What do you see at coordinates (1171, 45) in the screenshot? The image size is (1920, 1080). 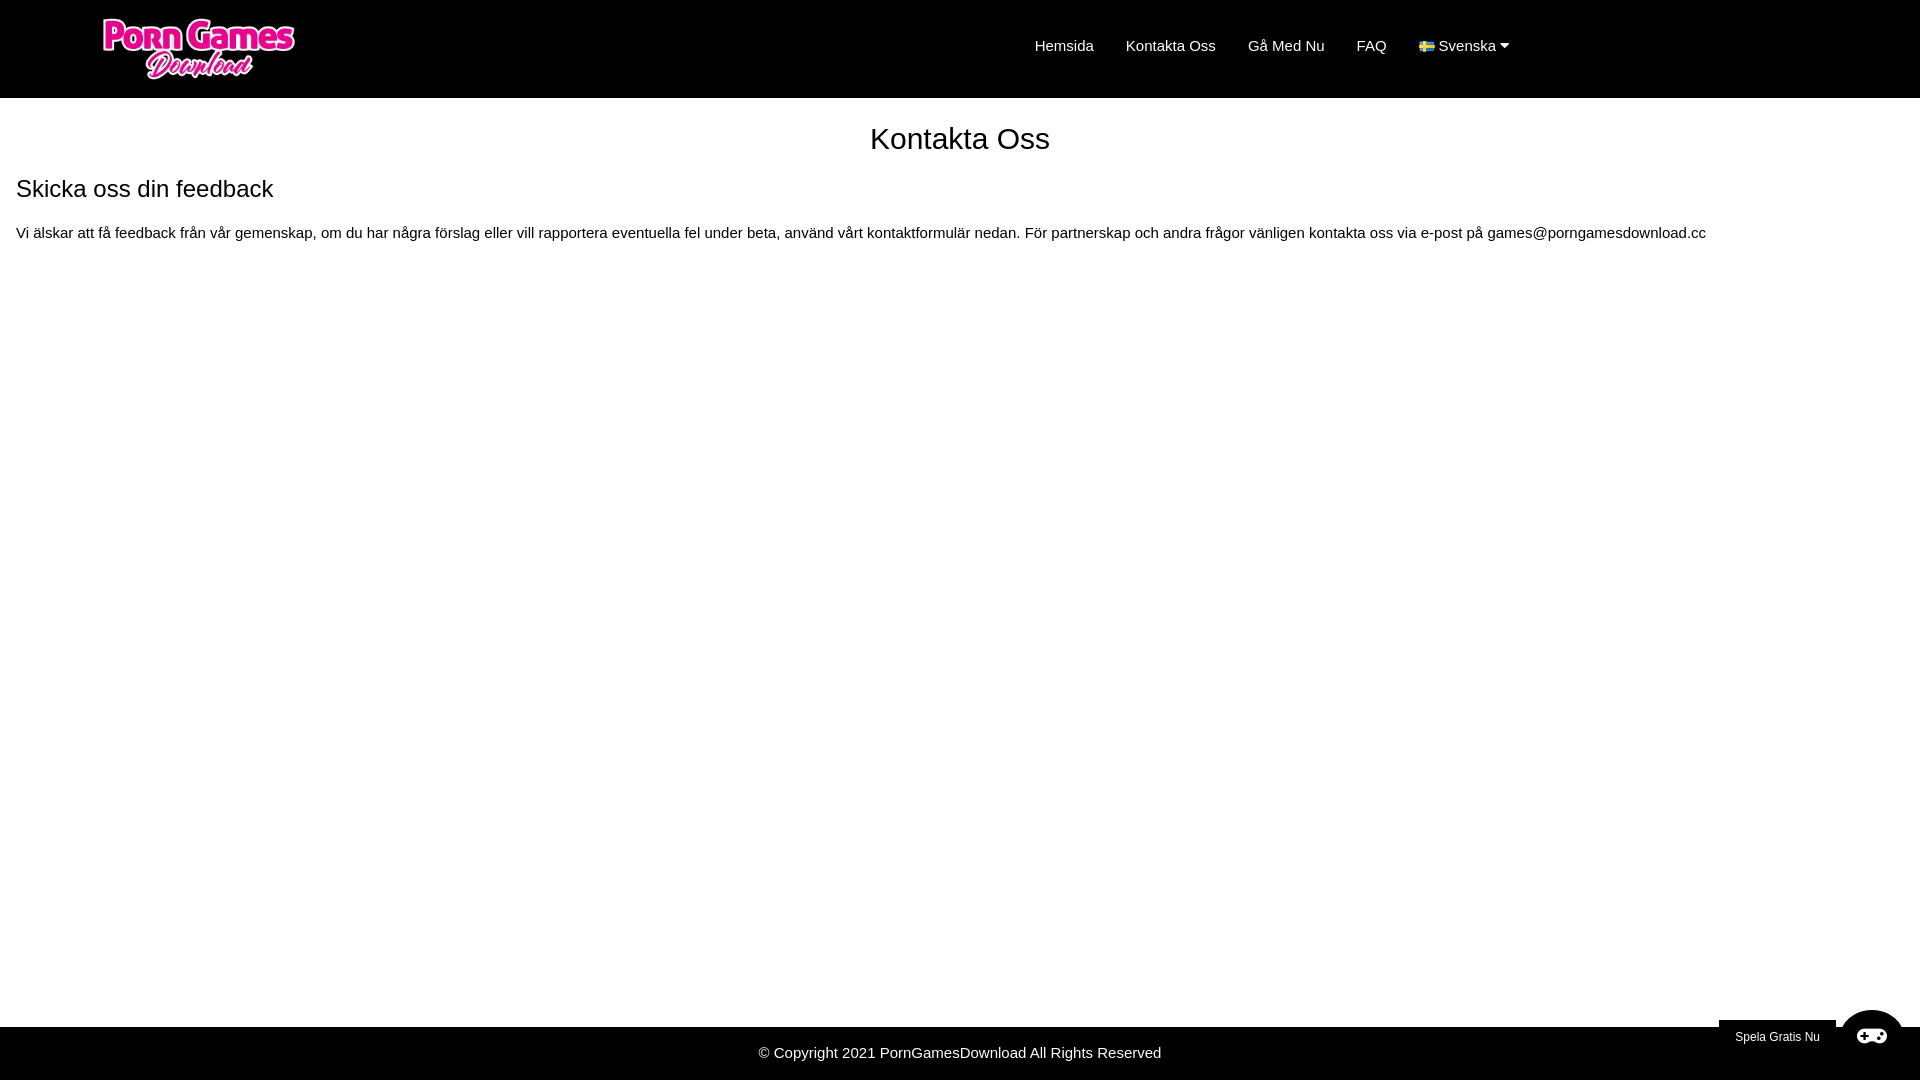 I see `'Kontakta Oss'` at bounding box center [1171, 45].